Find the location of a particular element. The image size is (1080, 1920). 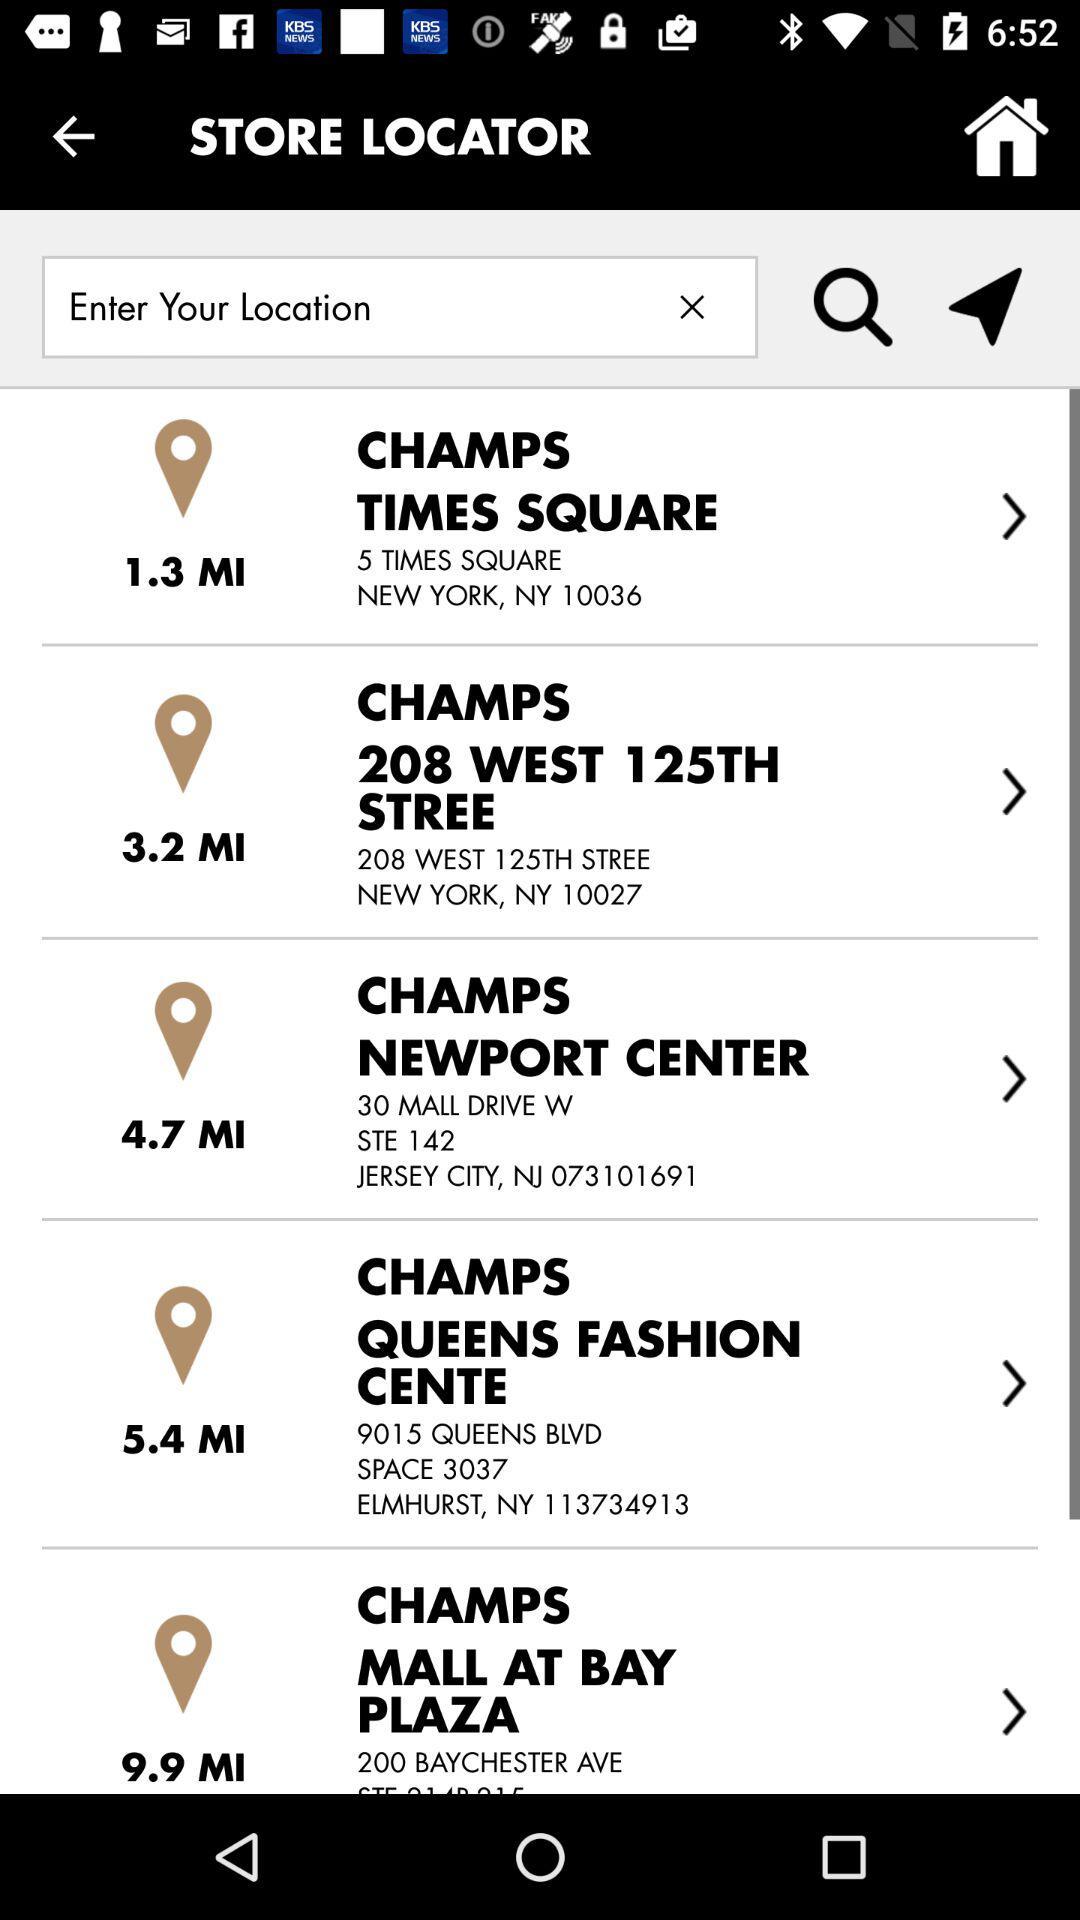

icon next to the store locator icon is located at coordinates (1006, 135).